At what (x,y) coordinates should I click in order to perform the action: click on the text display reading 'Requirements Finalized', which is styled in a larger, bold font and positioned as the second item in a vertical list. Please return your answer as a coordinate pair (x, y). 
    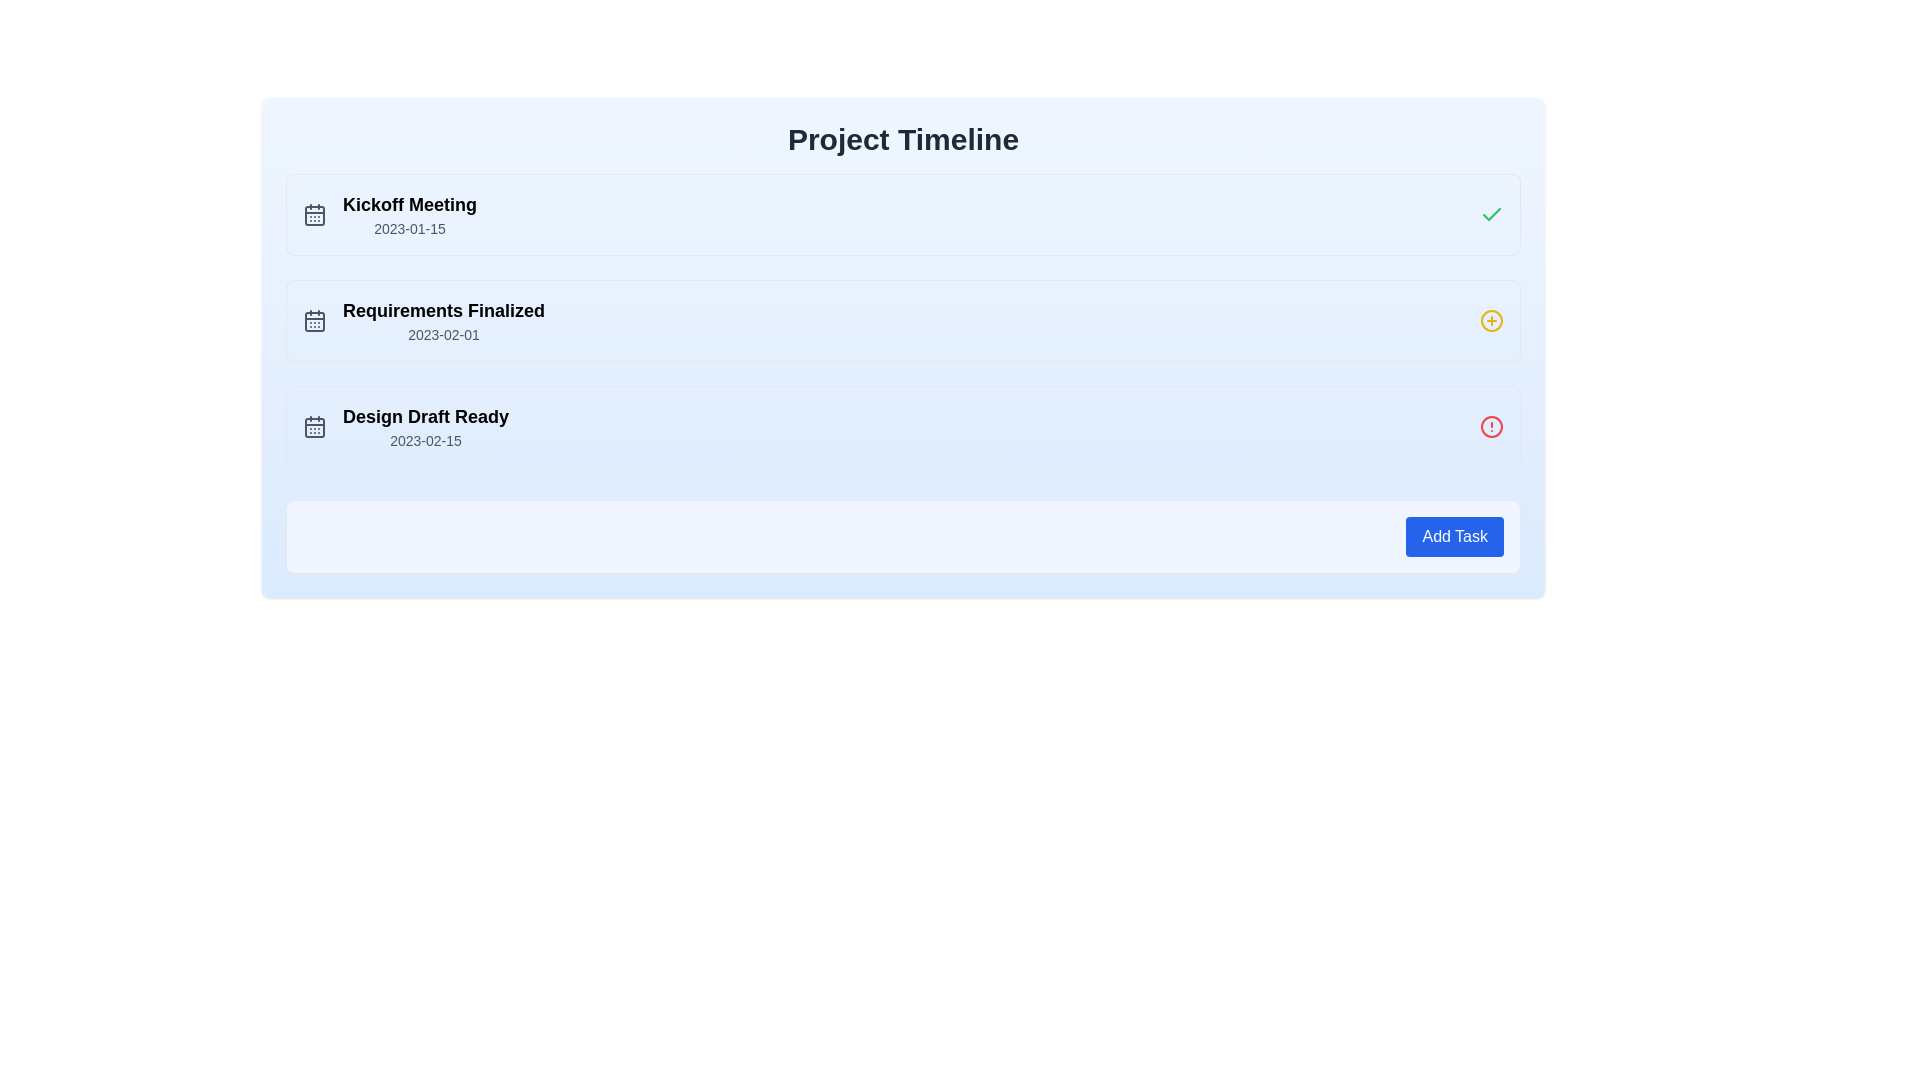
    Looking at the image, I should click on (443, 311).